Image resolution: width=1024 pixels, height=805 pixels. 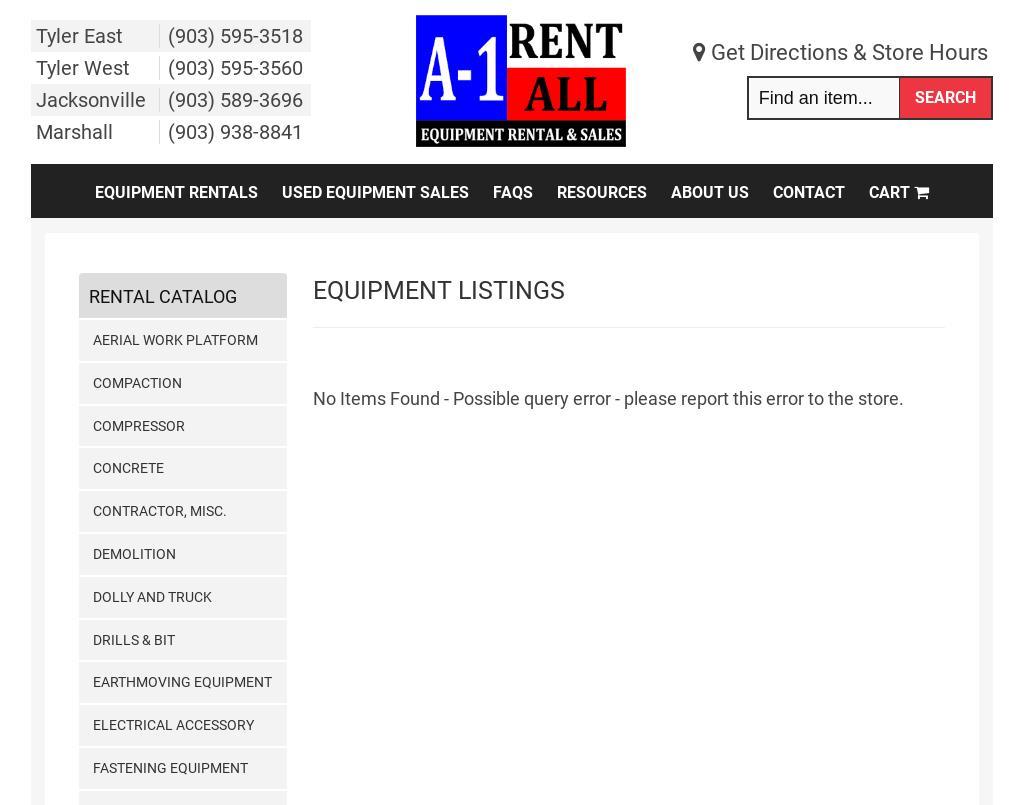 I want to click on 'Compaction', so click(x=135, y=381).